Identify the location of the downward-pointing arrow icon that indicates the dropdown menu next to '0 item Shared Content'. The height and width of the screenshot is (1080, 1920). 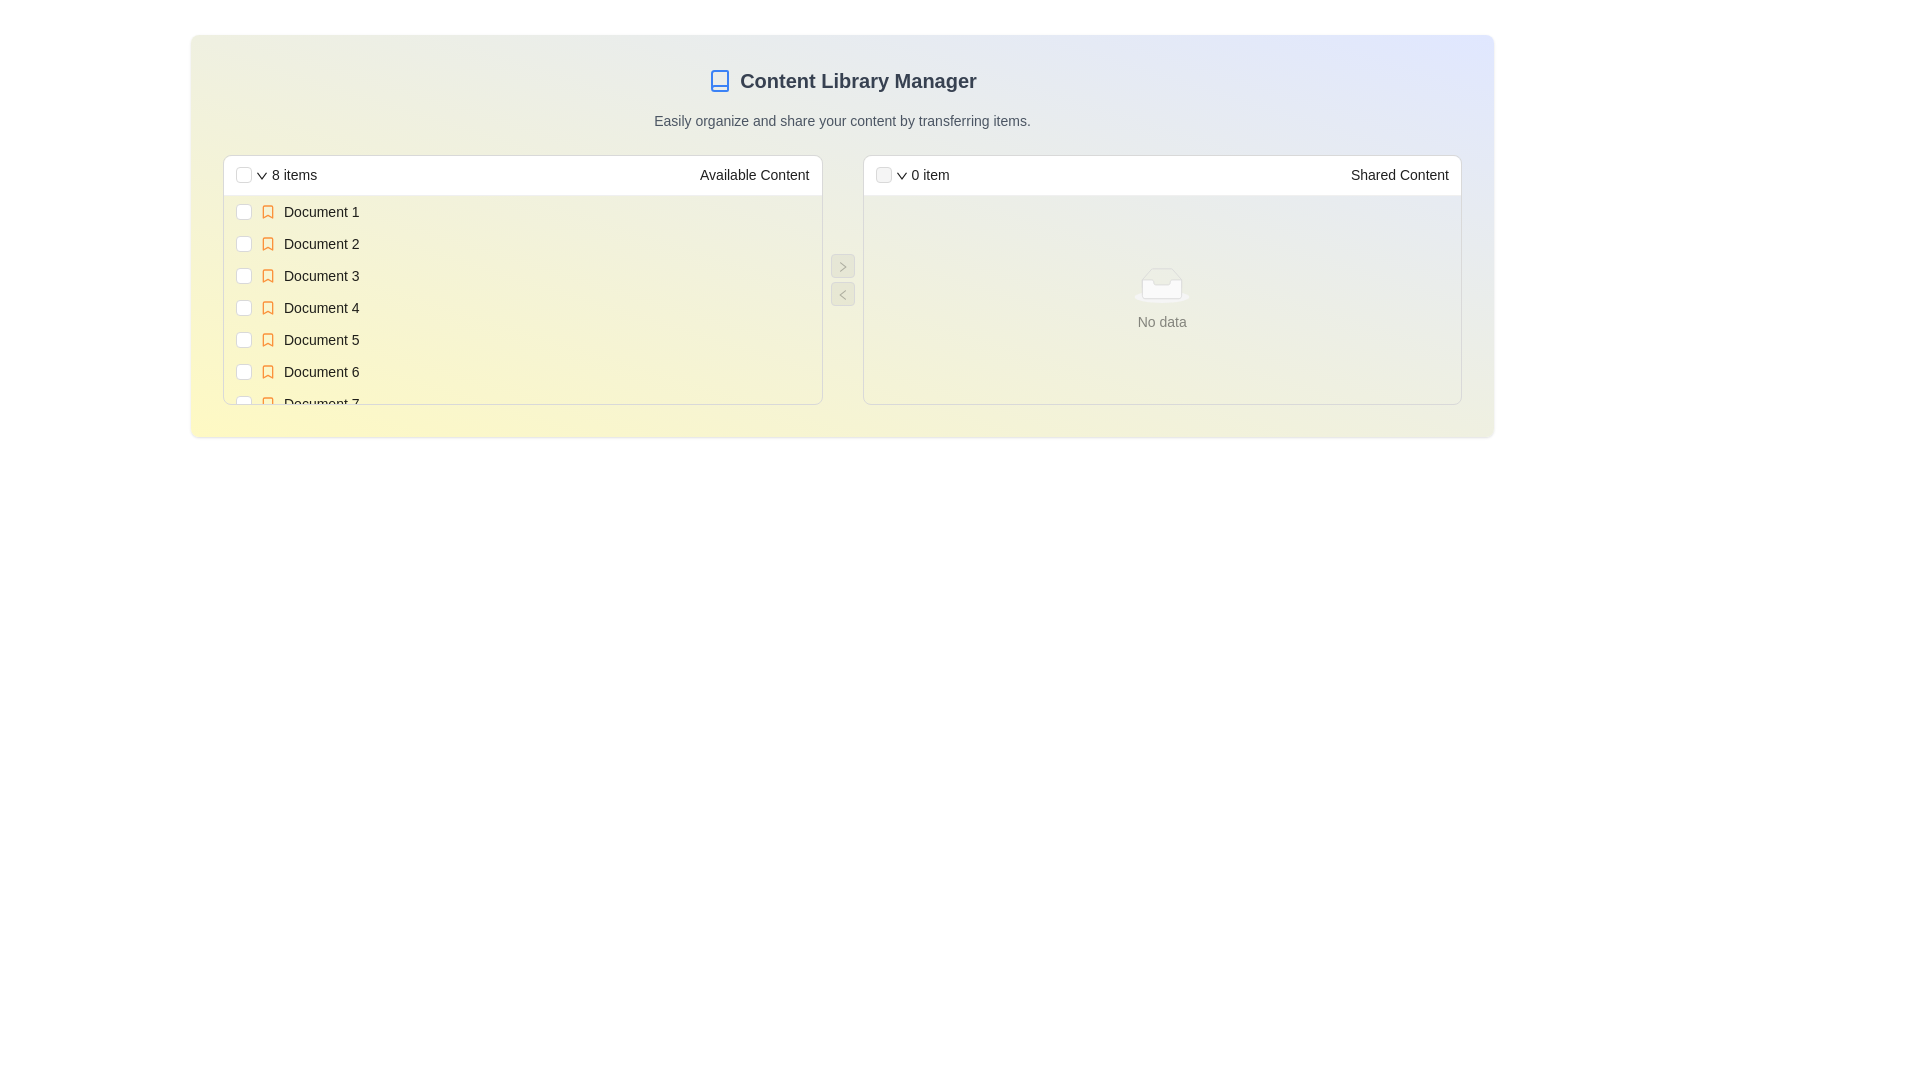
(900, 175).